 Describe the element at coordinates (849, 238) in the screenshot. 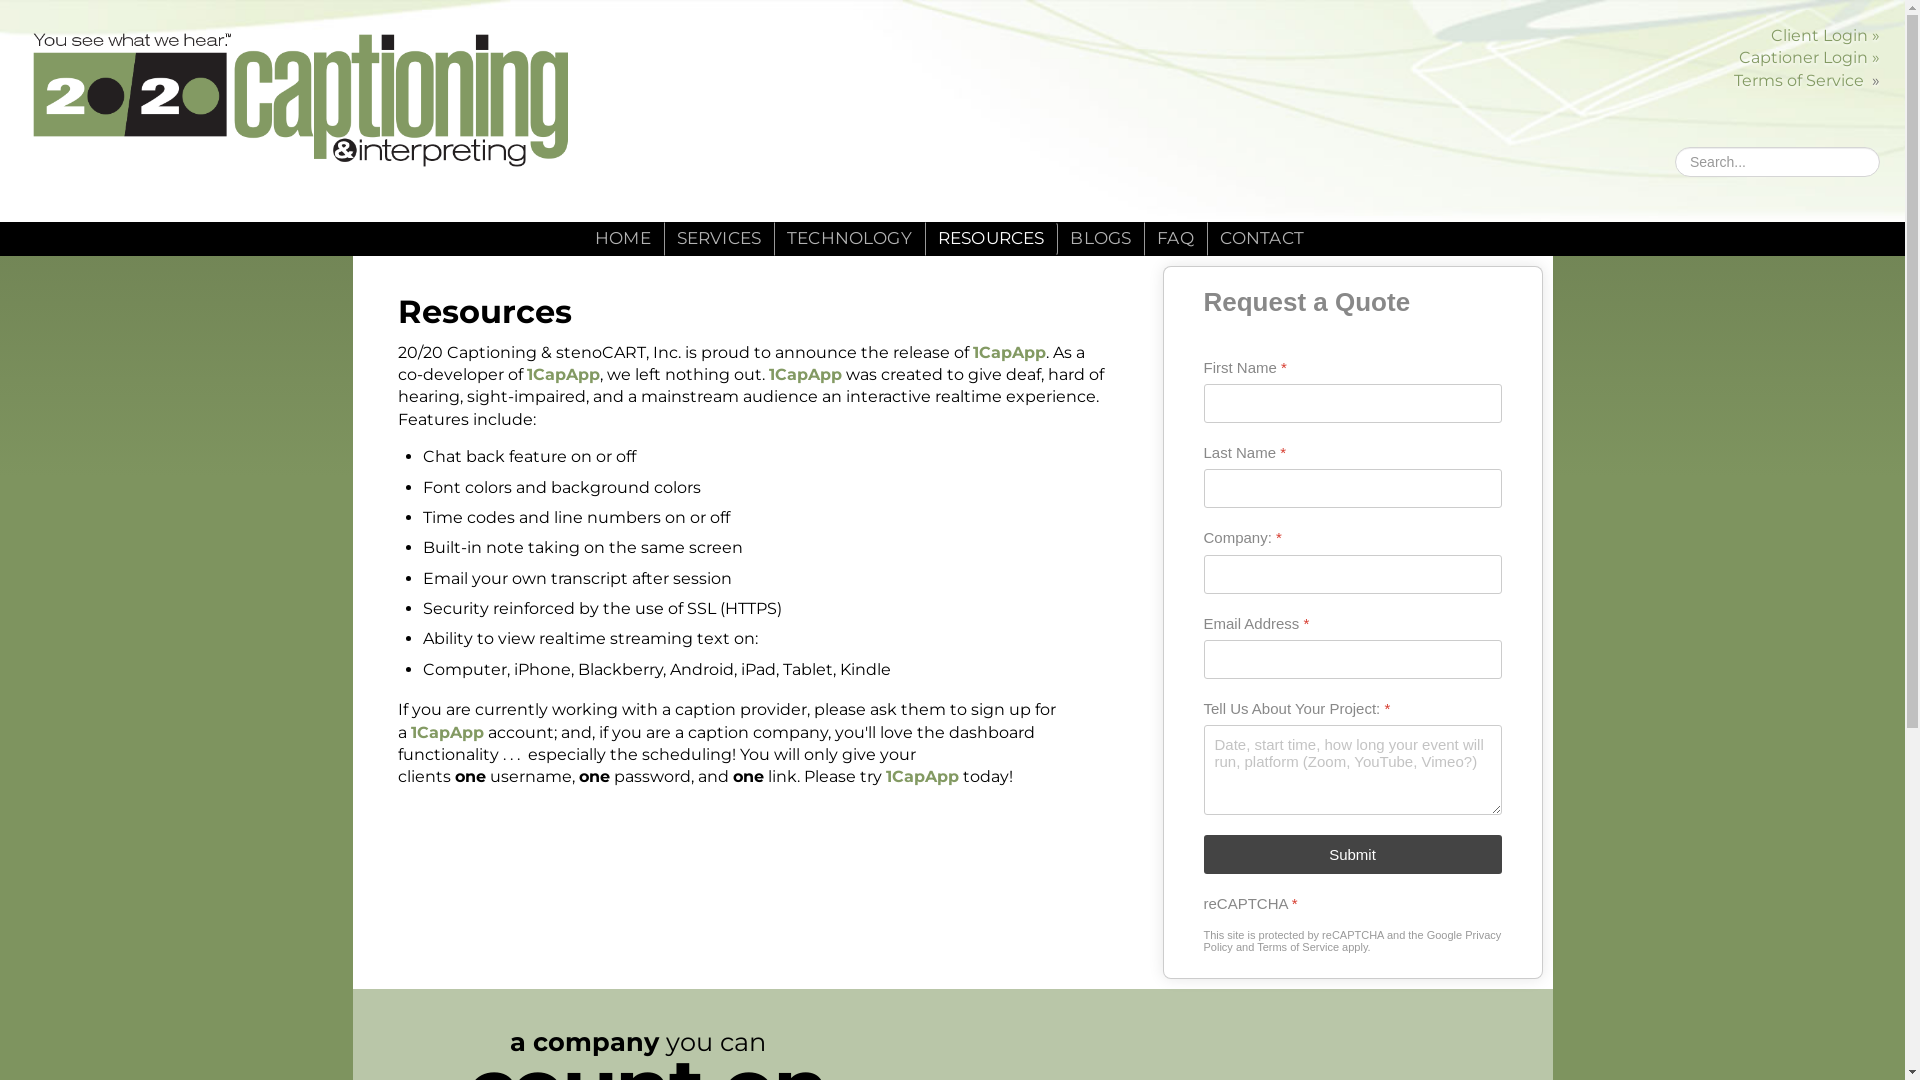

I see `'TECHNOLOGY'` at that location.